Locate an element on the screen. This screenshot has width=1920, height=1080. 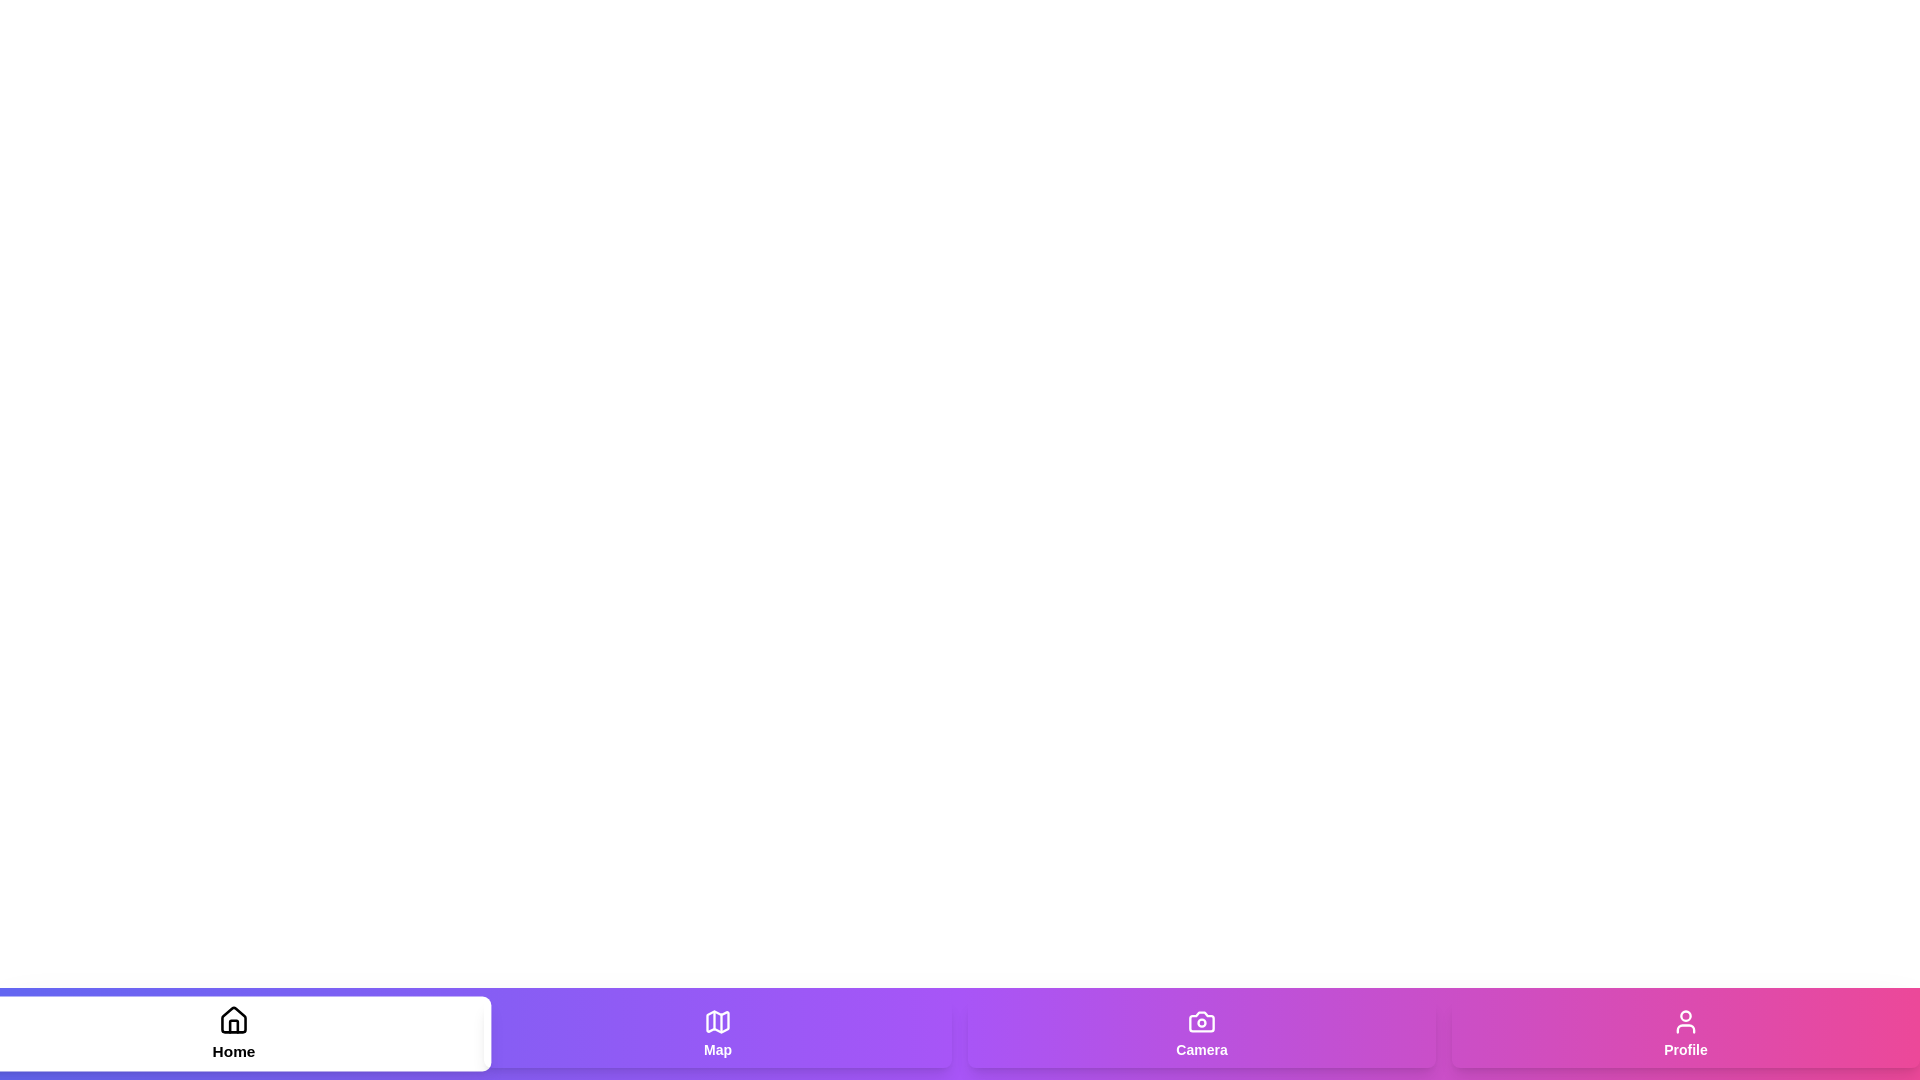
the text label of the tab Home is located at coordinates (234, 1050).